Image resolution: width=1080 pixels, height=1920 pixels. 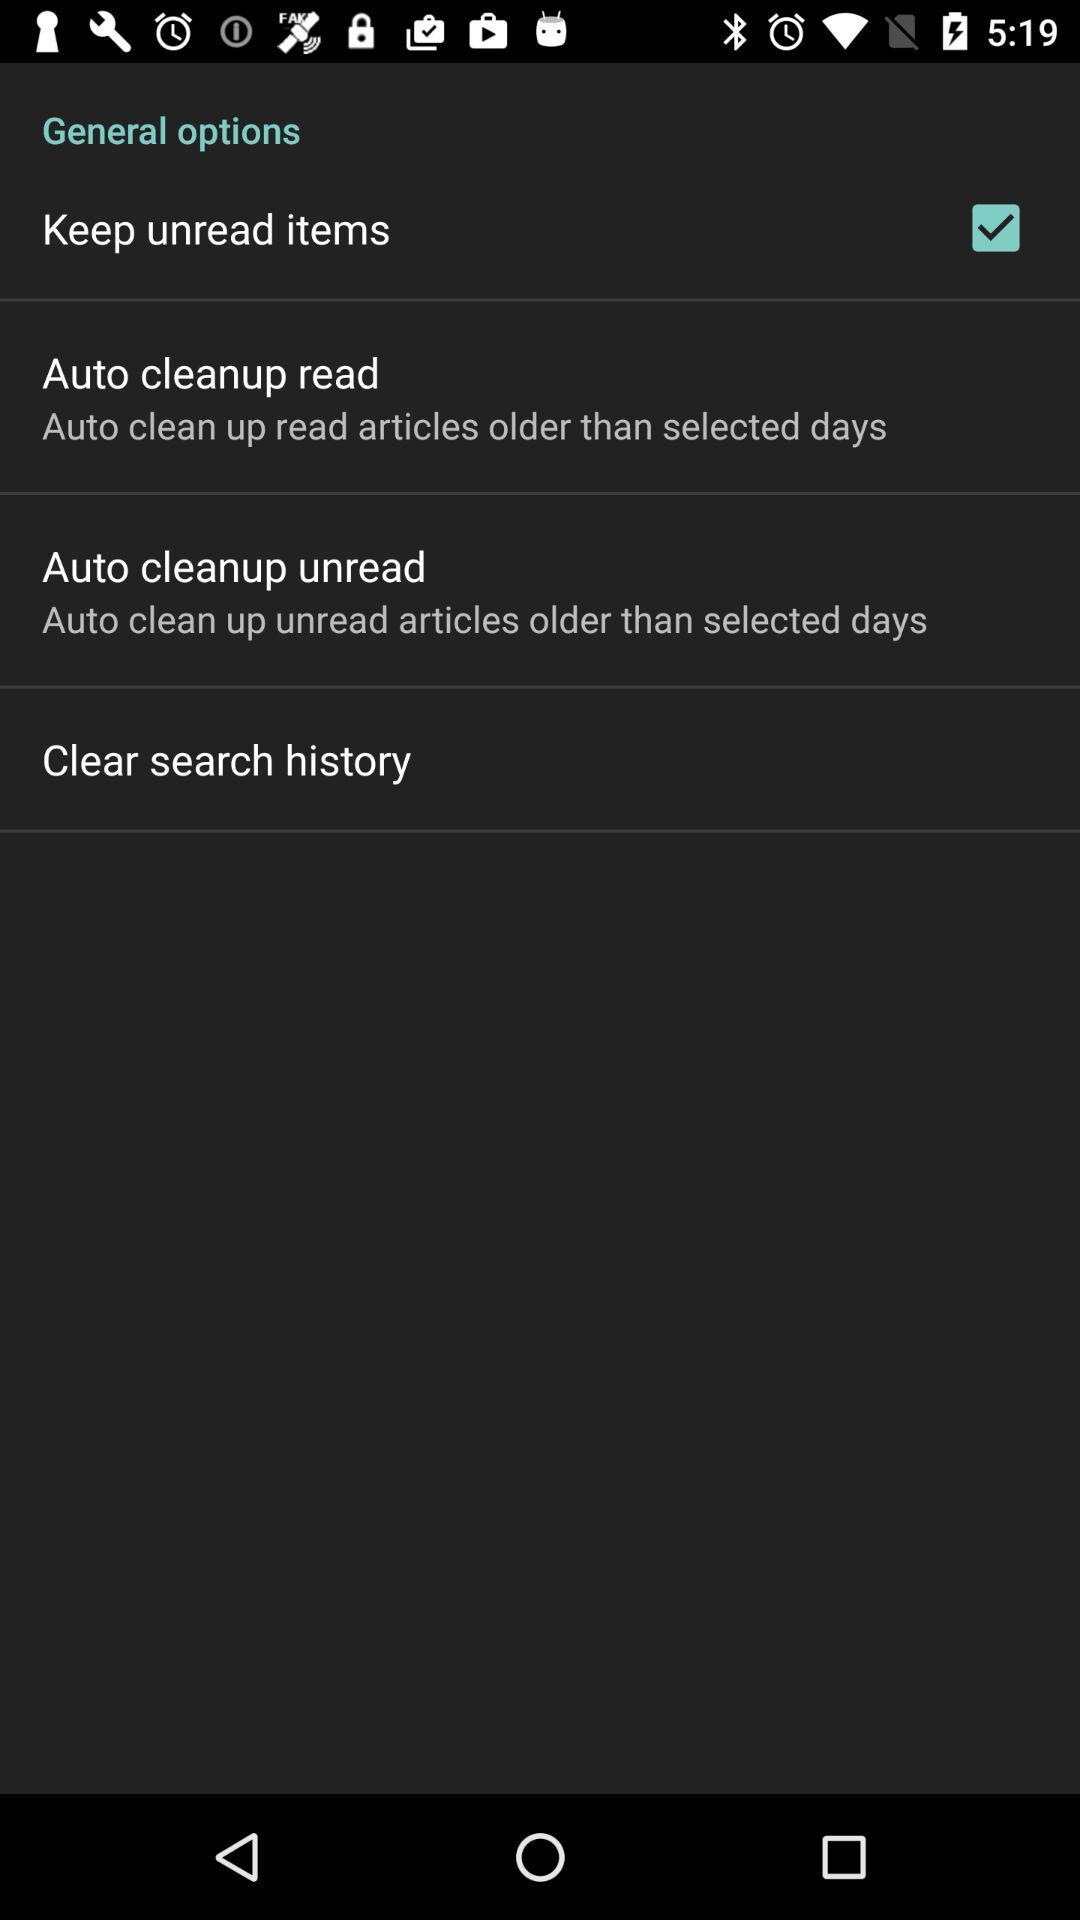 I want to click on the clear search history item, so click(x=225, y=757).